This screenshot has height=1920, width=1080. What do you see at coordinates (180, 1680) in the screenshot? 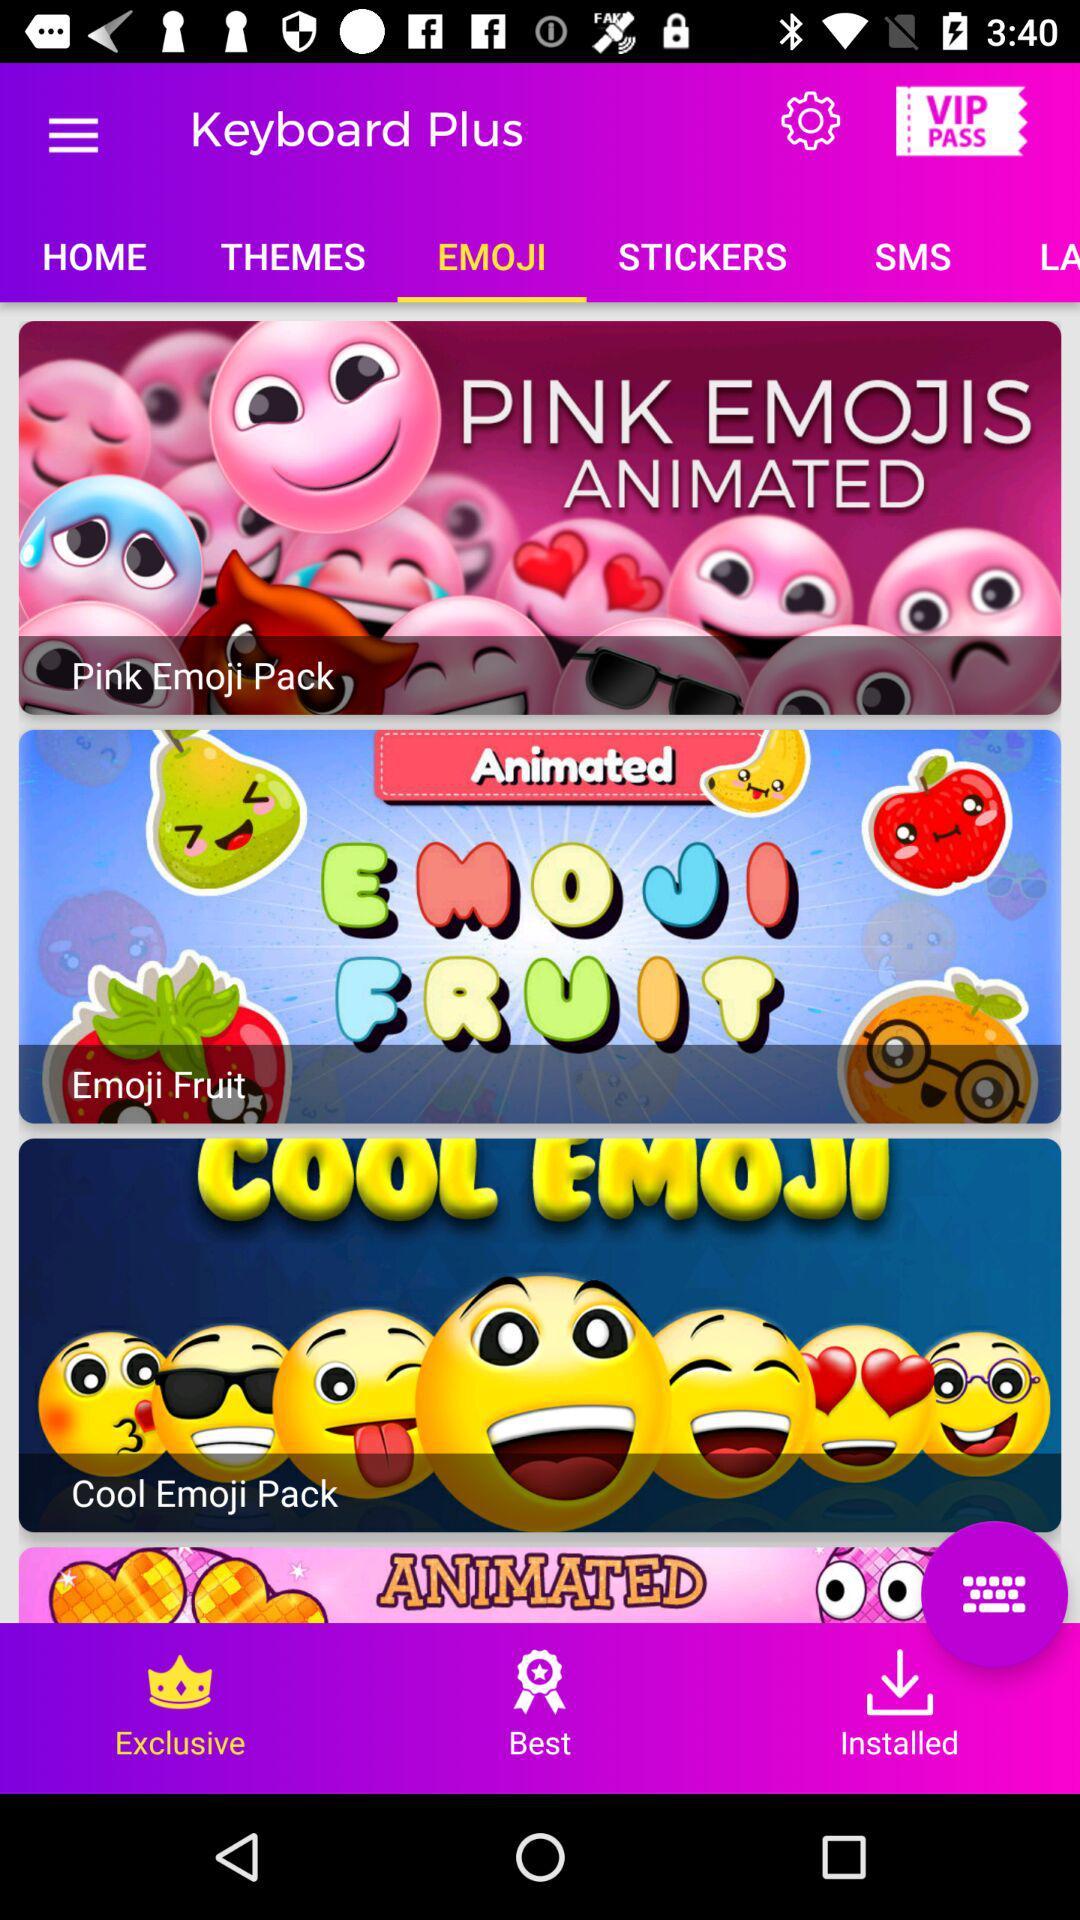
I see `the crown icon above exclusive` at bounding box center [180, 1680].